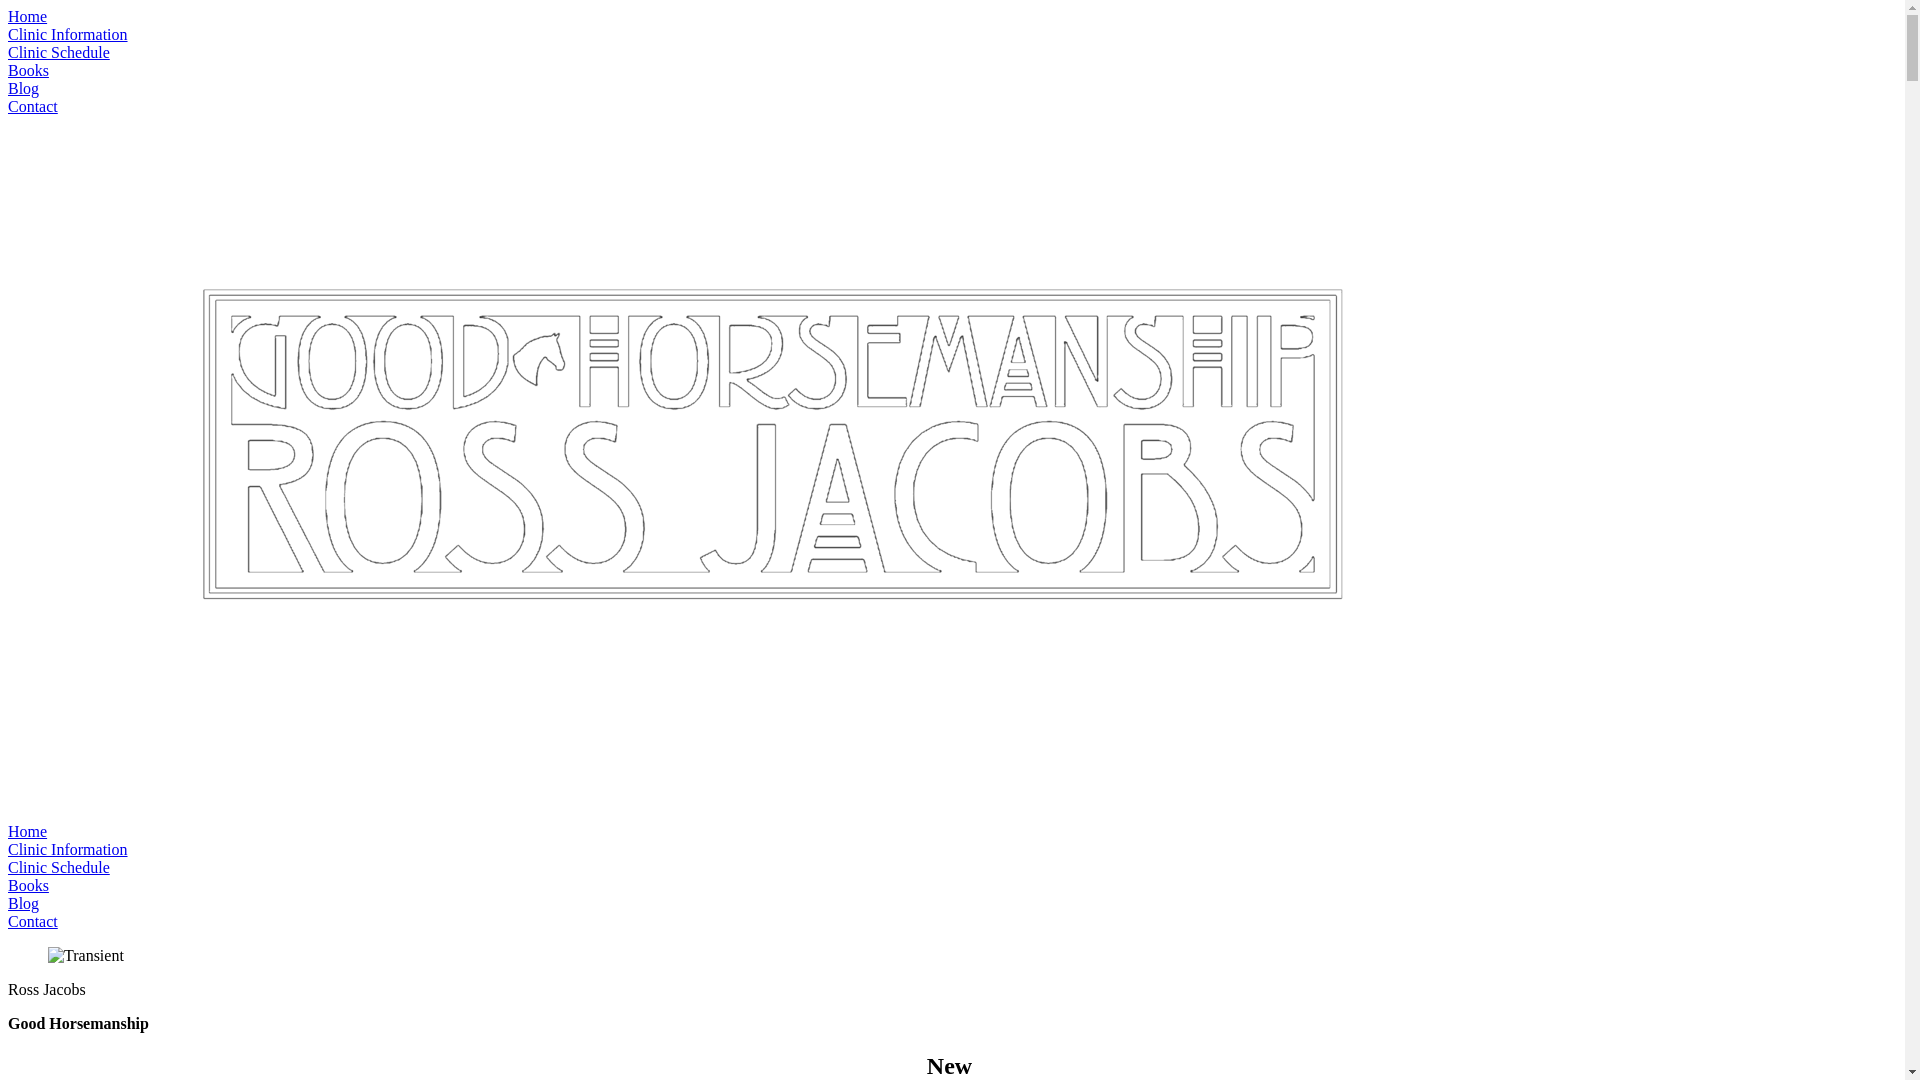  I want to click on 'Blog', so click(23, 903).